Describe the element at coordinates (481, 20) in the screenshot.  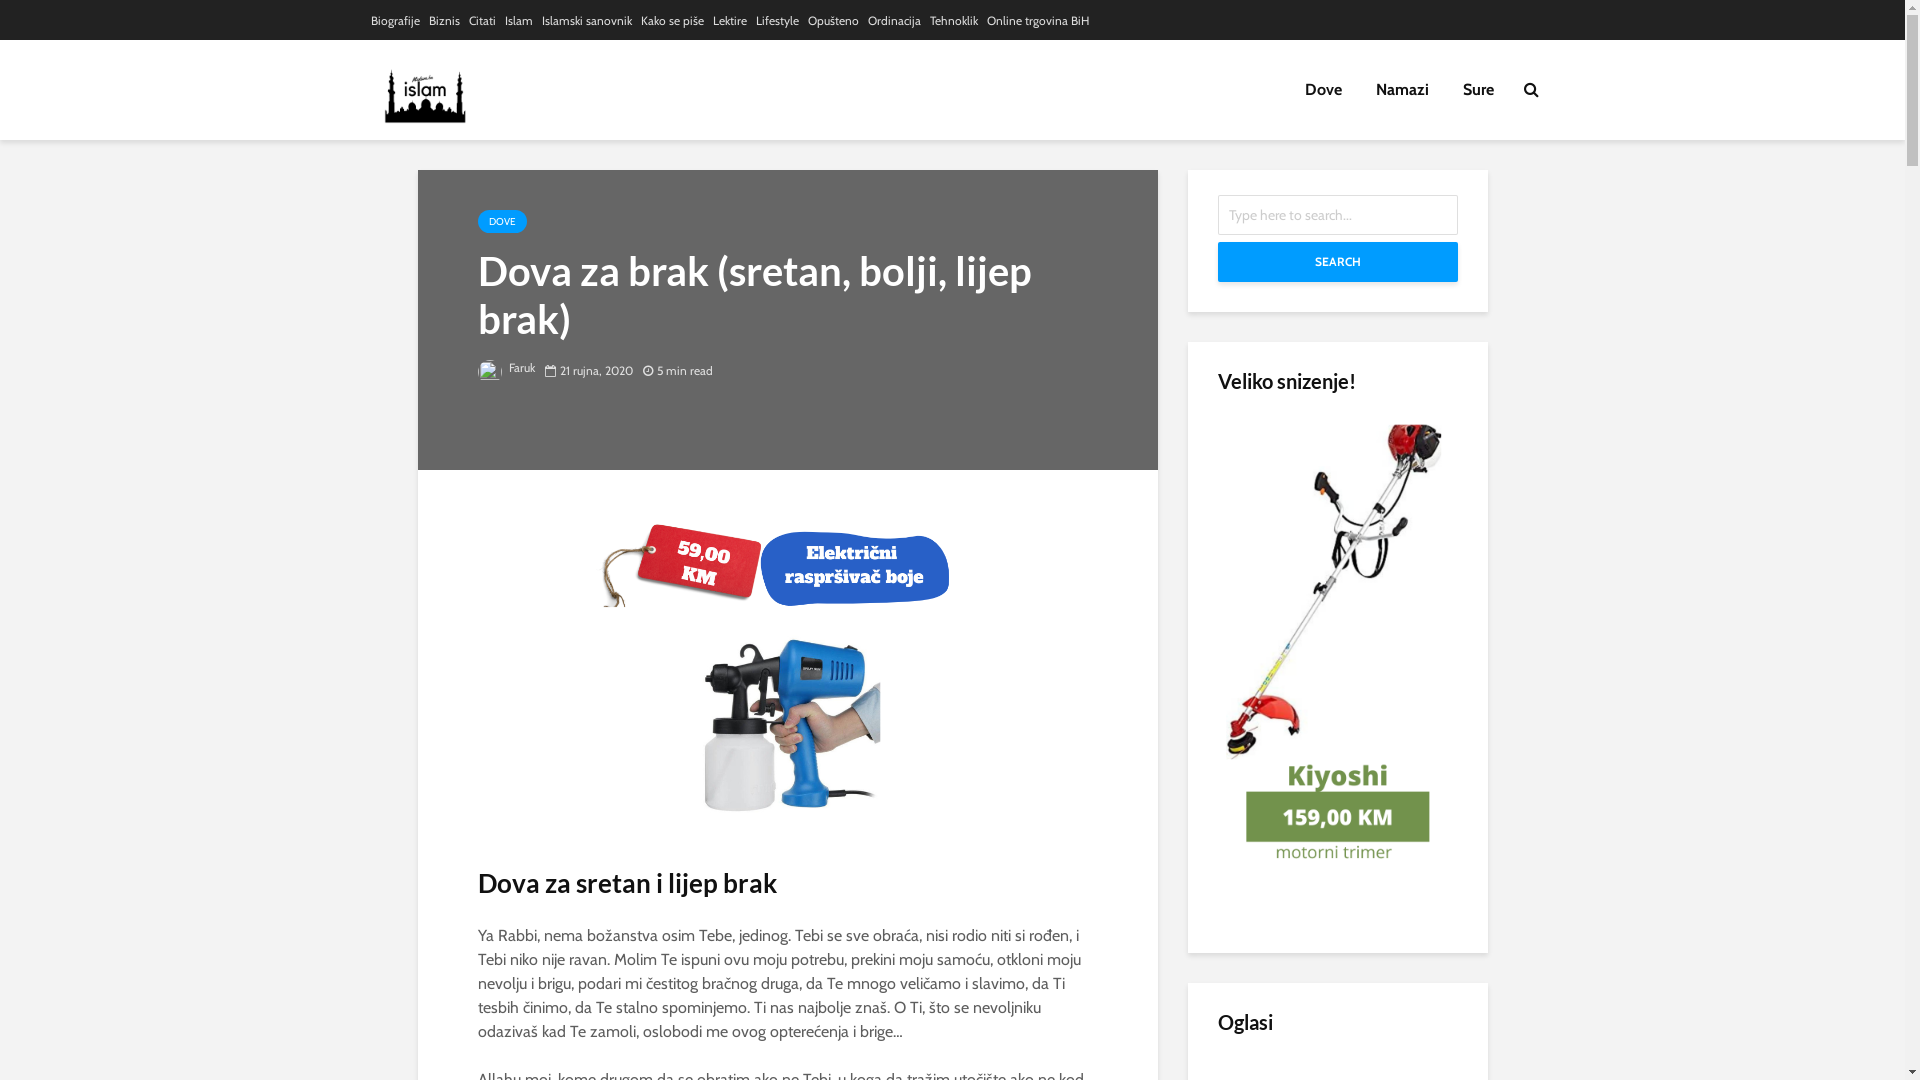
I see `'Citati'` at that location.